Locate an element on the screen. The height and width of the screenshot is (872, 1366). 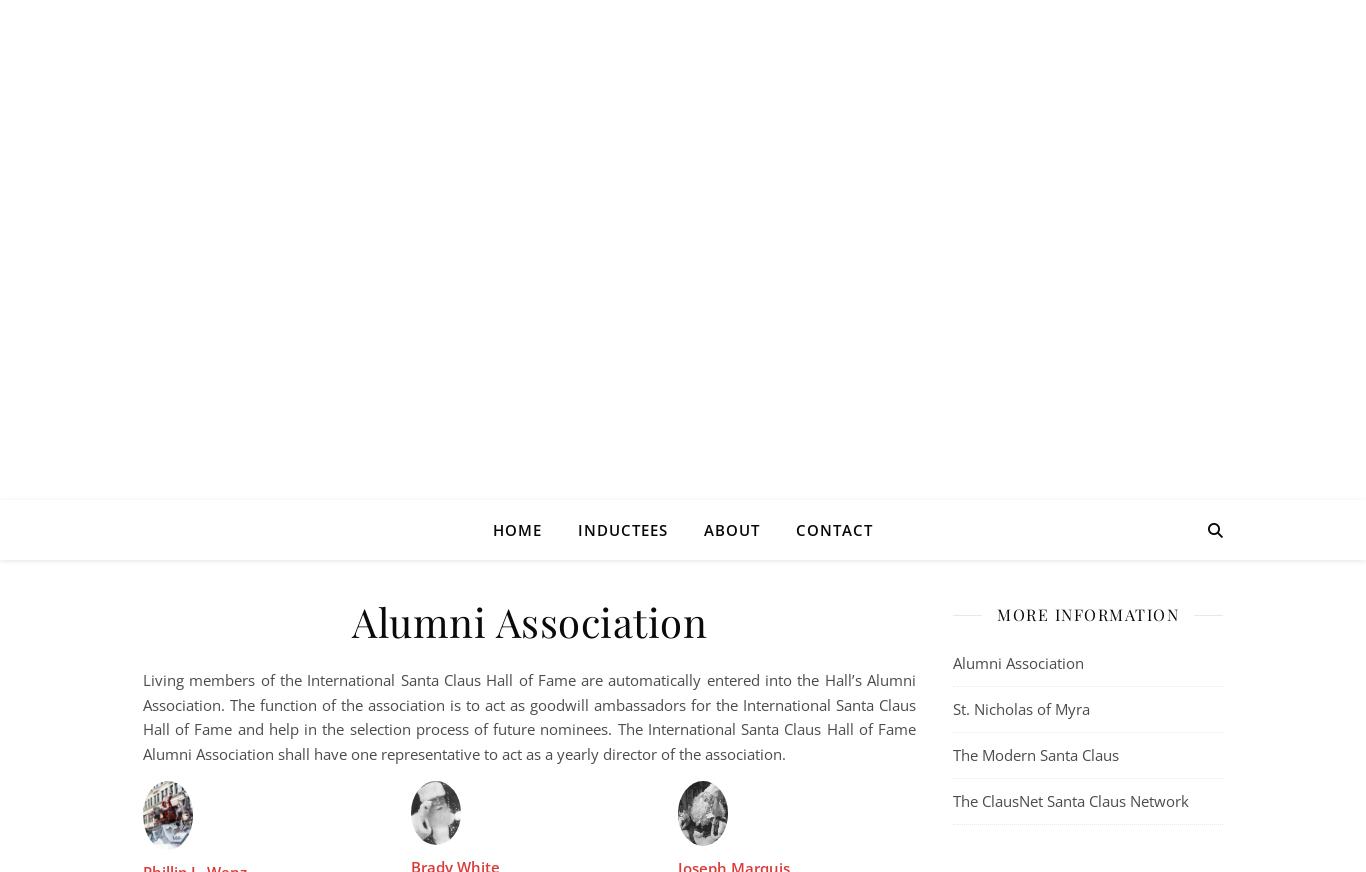
'Contact' is located at coordinates (833, 529).